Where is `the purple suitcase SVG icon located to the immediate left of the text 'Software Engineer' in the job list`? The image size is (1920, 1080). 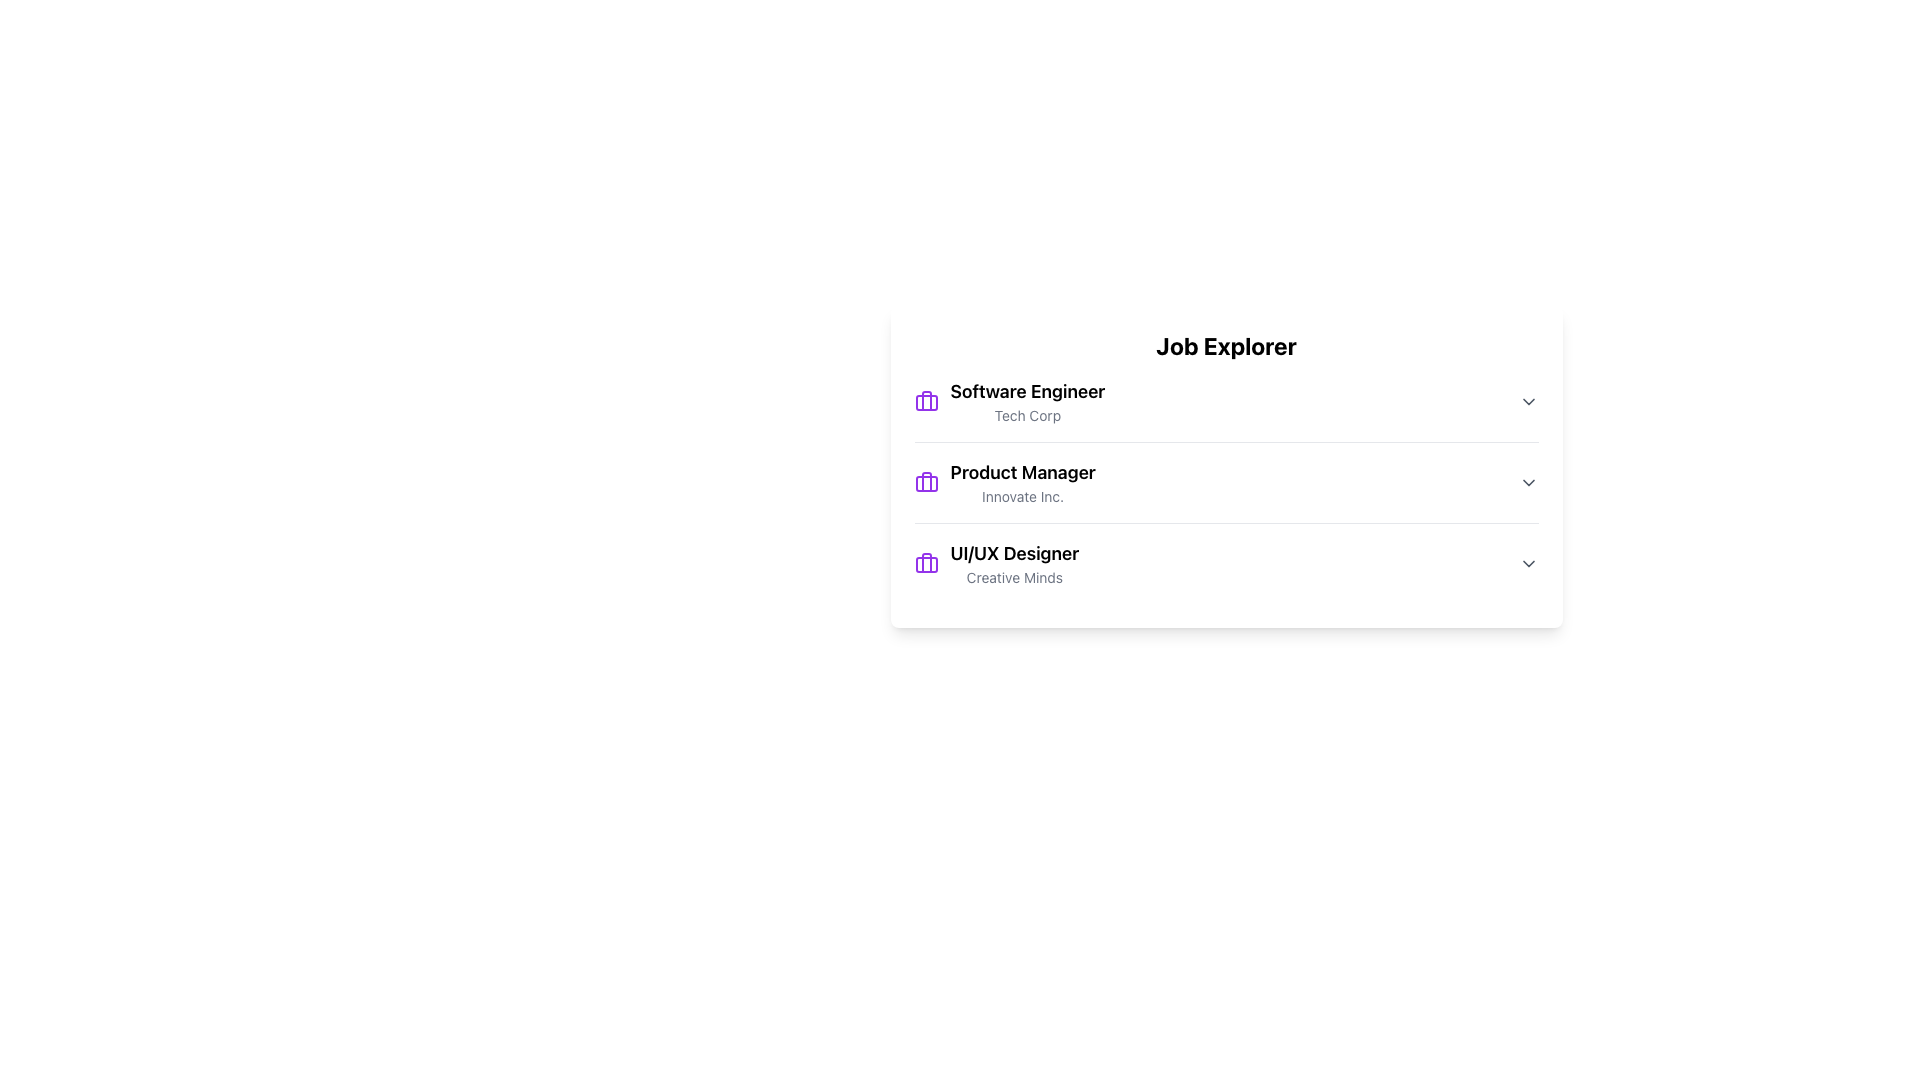 the purple suitcase SVG icon located to the immediate left of the text 'Software Engineer' in the job list is located at coordinates (925, 401).